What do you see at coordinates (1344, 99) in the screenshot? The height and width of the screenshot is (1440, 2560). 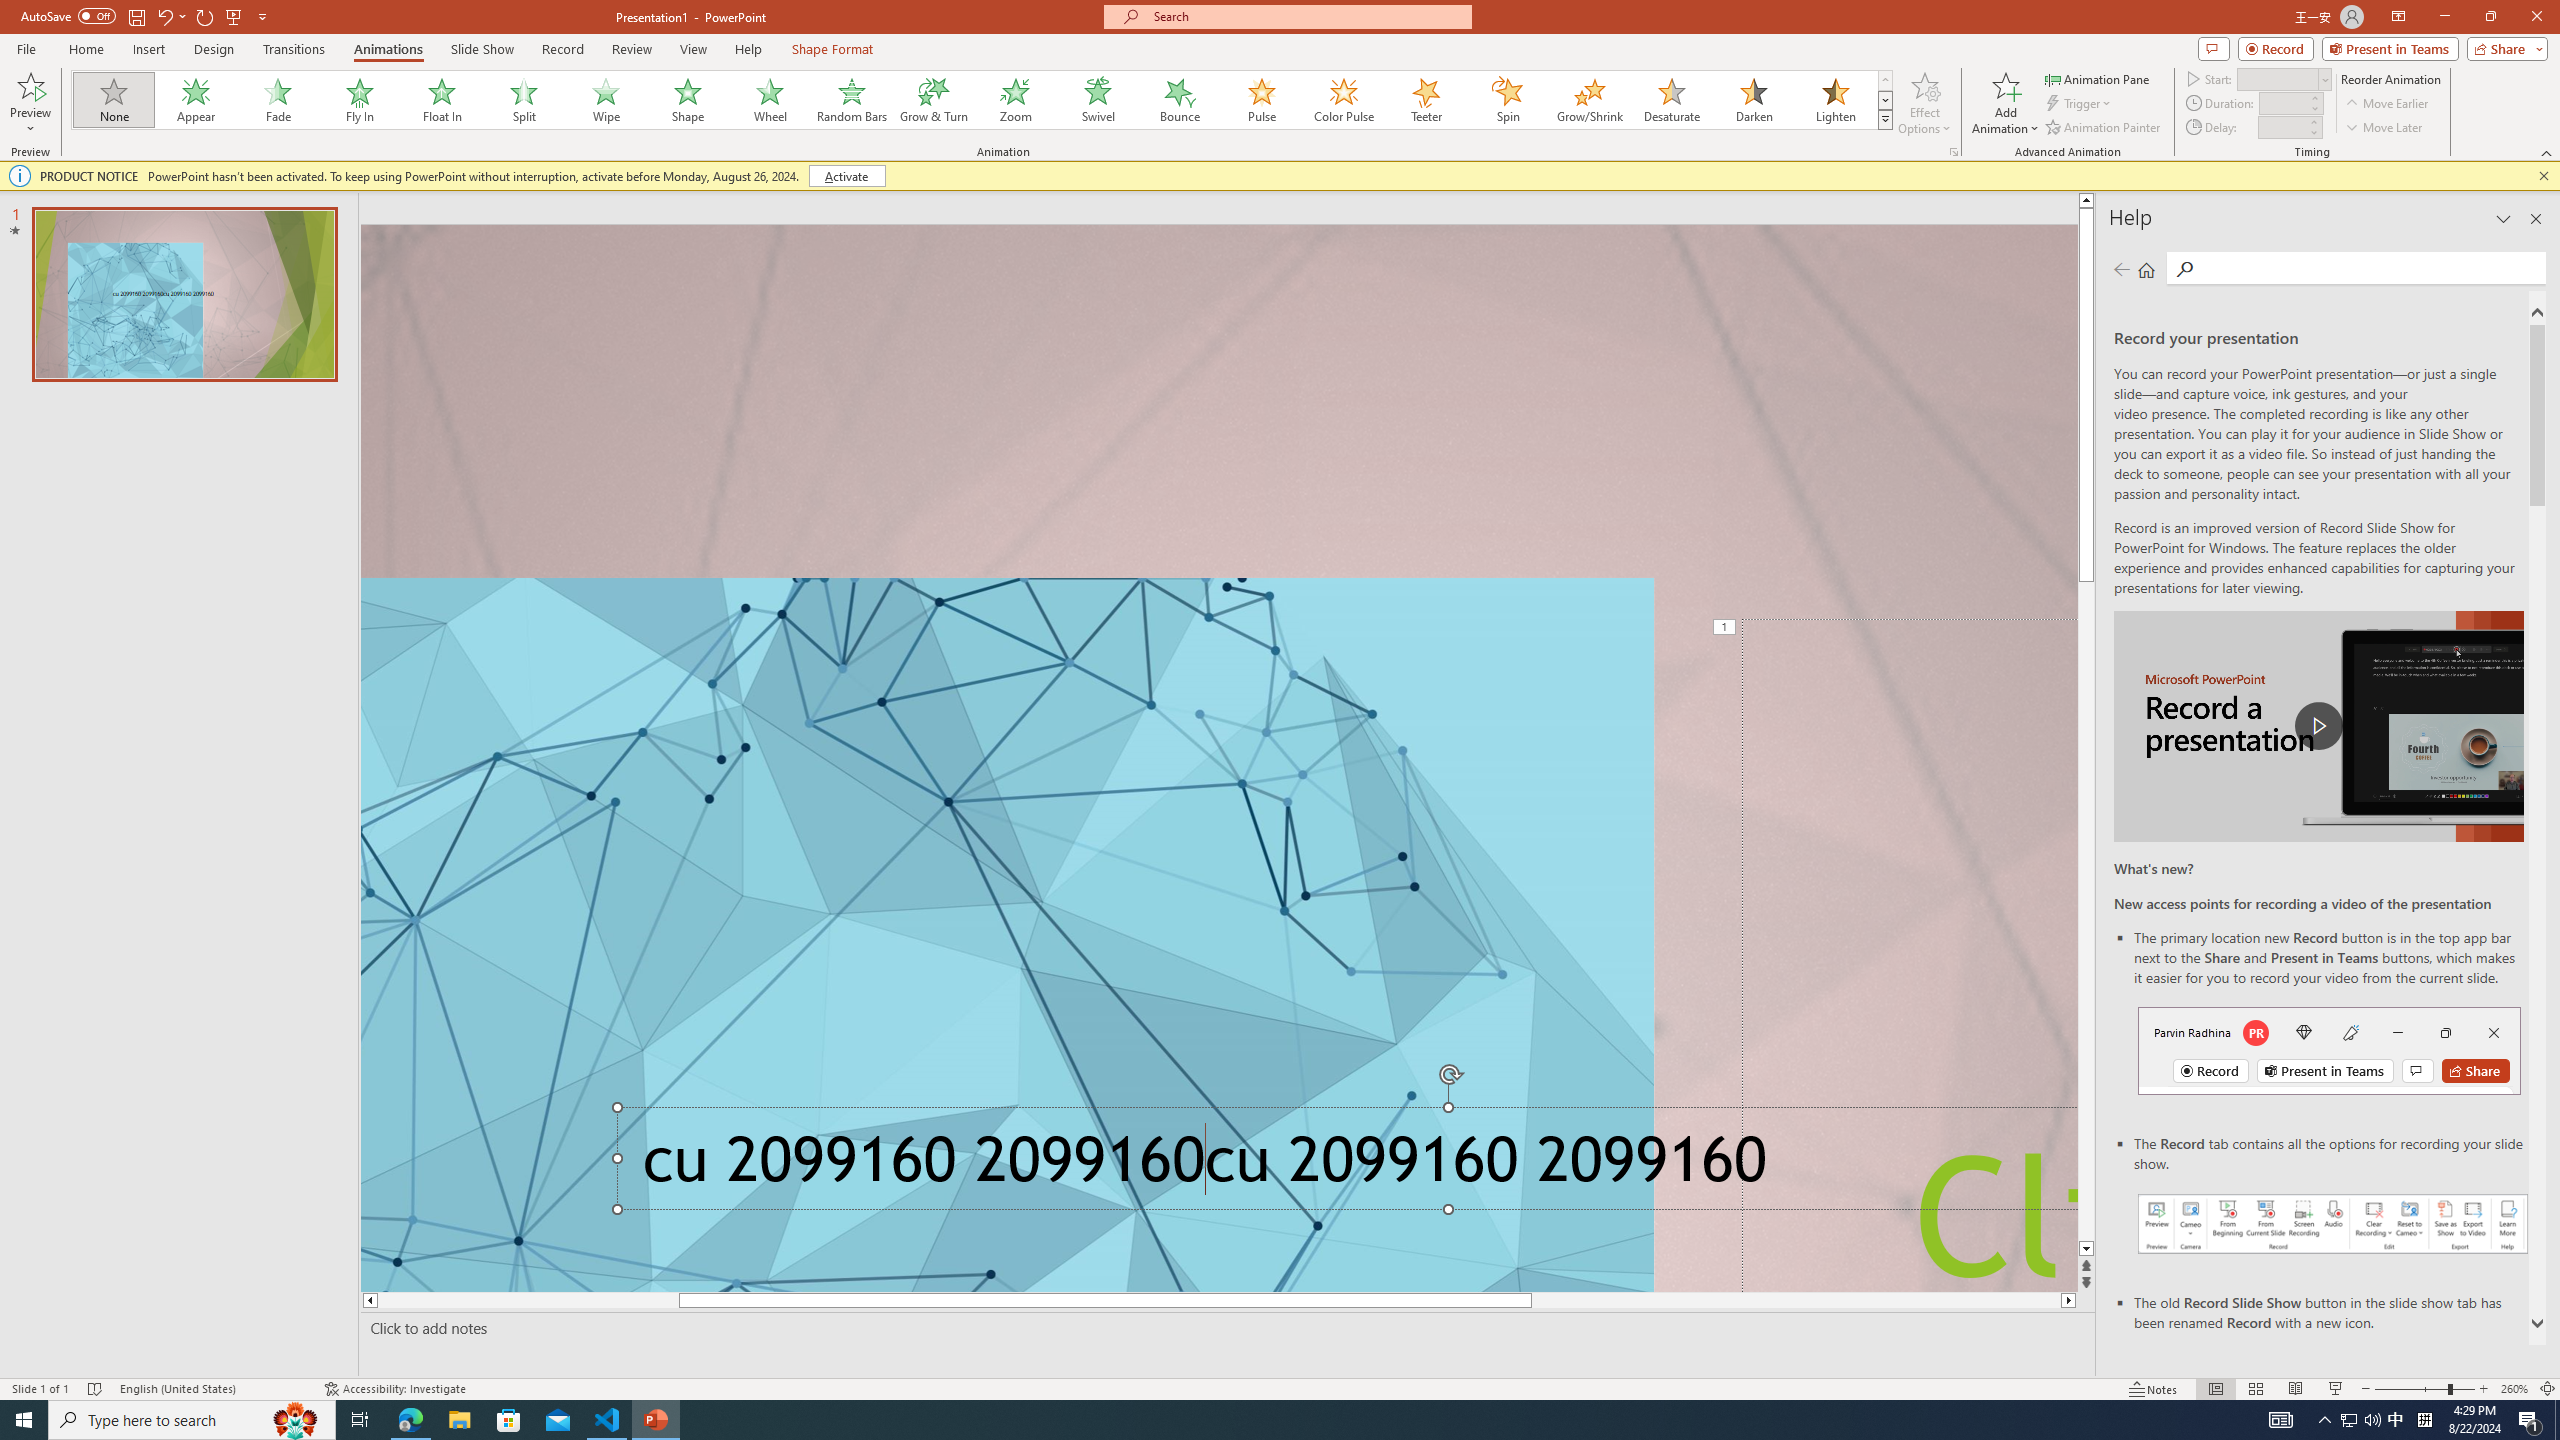 I see `'Color Pulse'` at bounding box center [1344, 99].